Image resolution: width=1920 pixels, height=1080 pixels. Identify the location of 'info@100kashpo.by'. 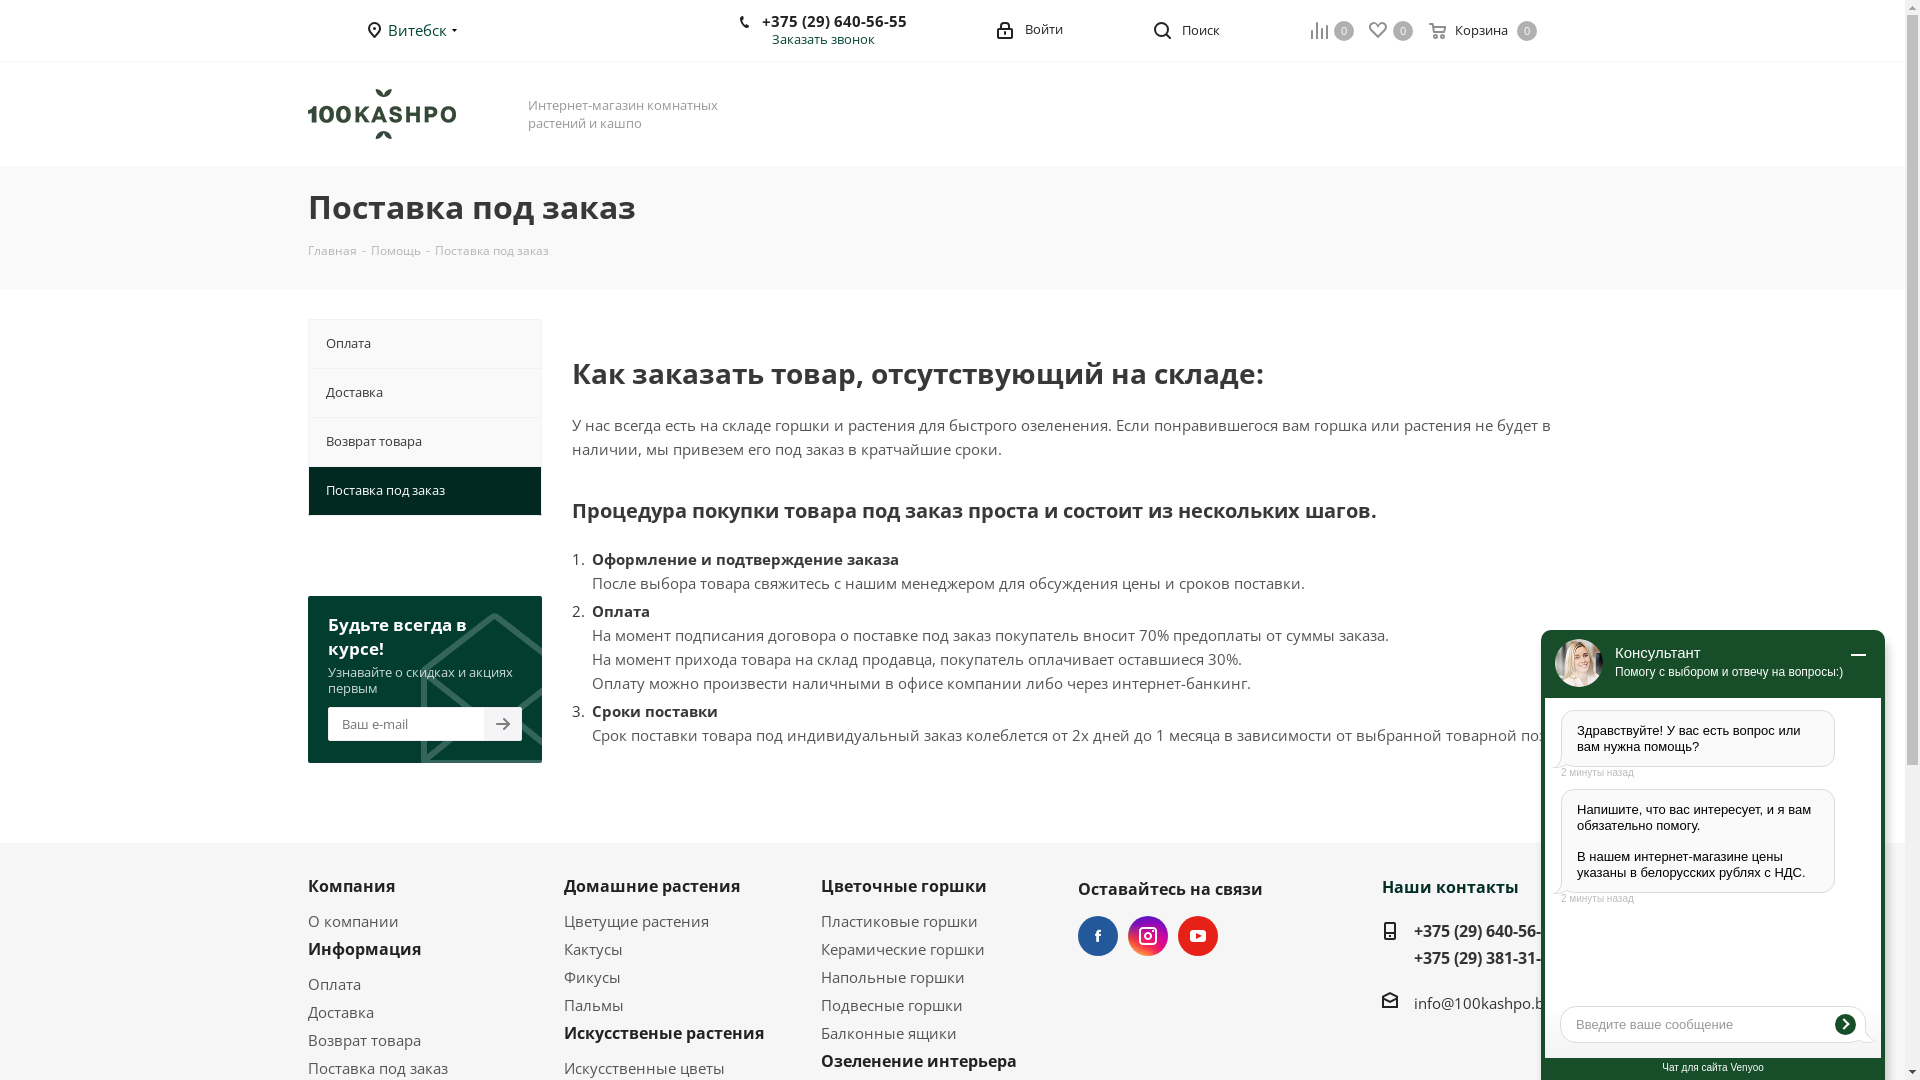
(1483, 1002).